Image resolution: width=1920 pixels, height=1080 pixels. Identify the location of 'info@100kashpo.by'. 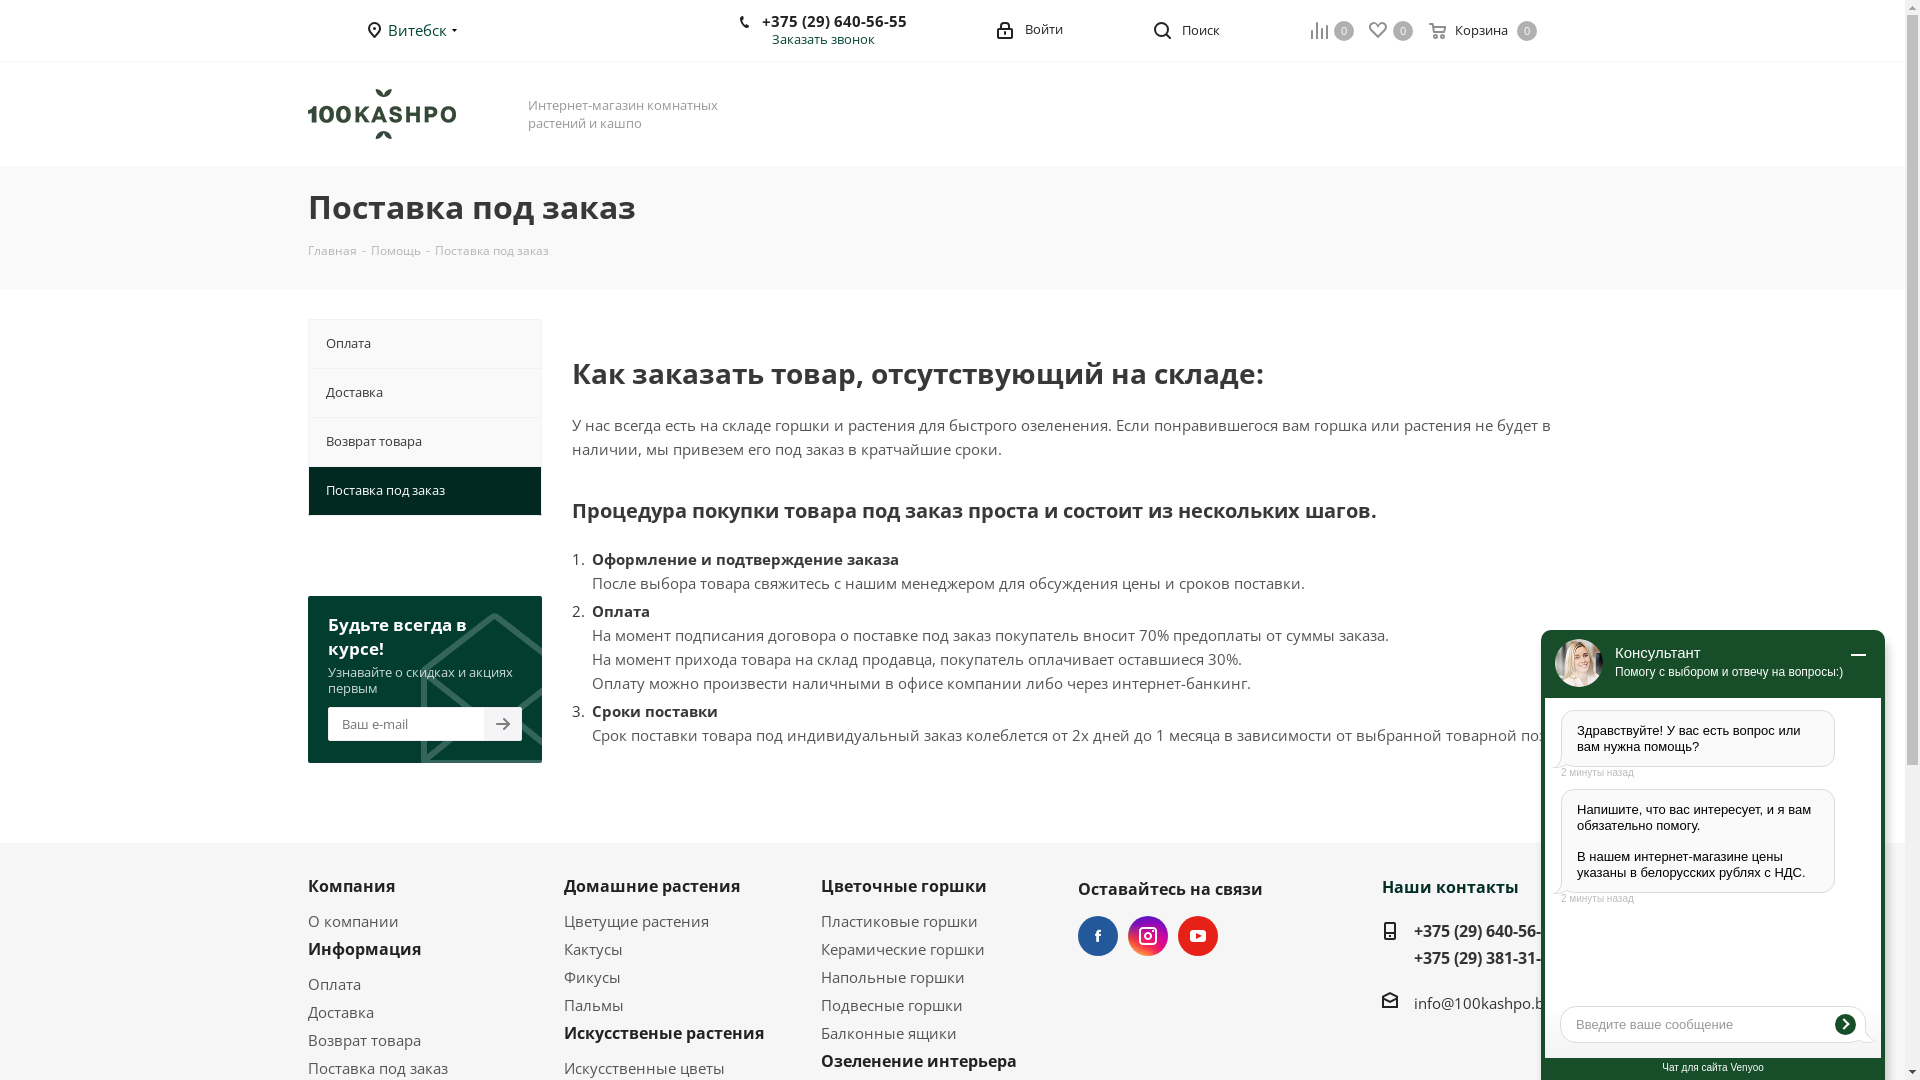
(1483, 1002).